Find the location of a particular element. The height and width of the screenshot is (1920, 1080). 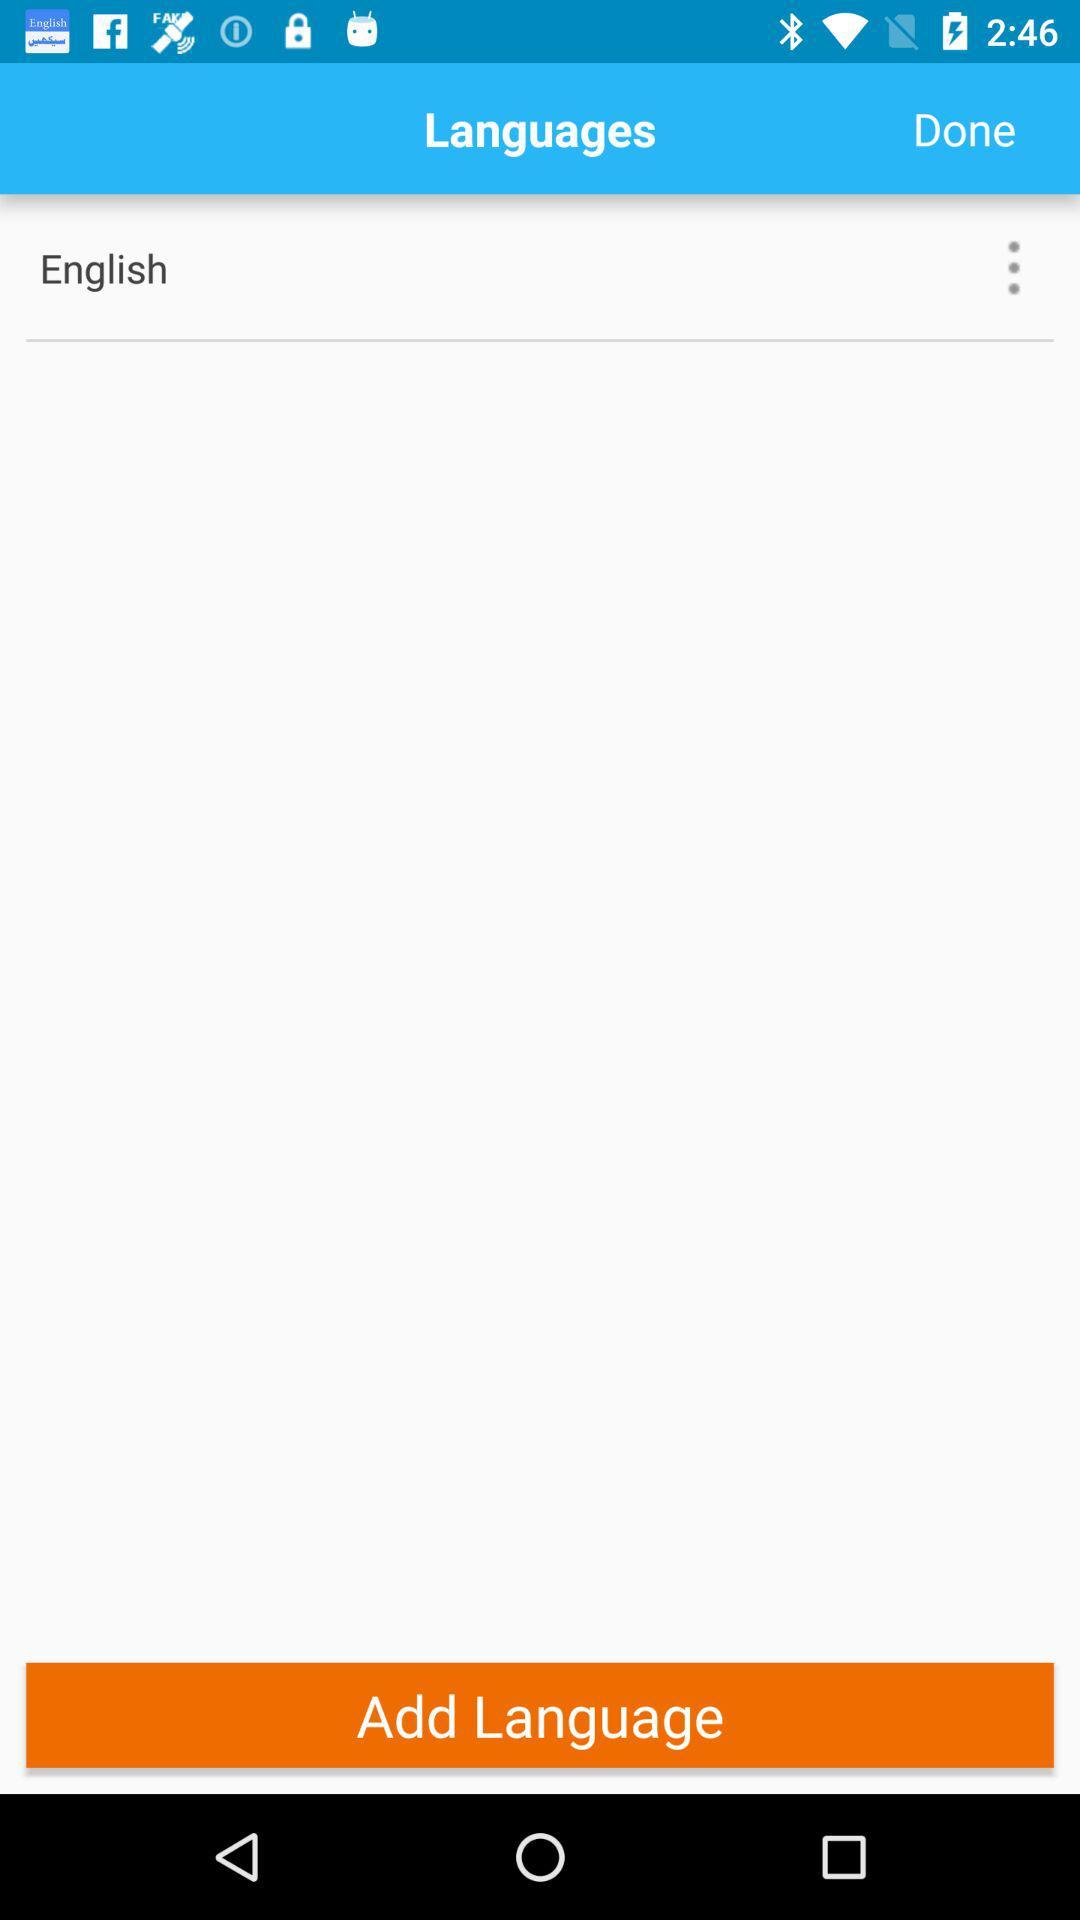

the item next to the languages is located at coordinates (963, 127).